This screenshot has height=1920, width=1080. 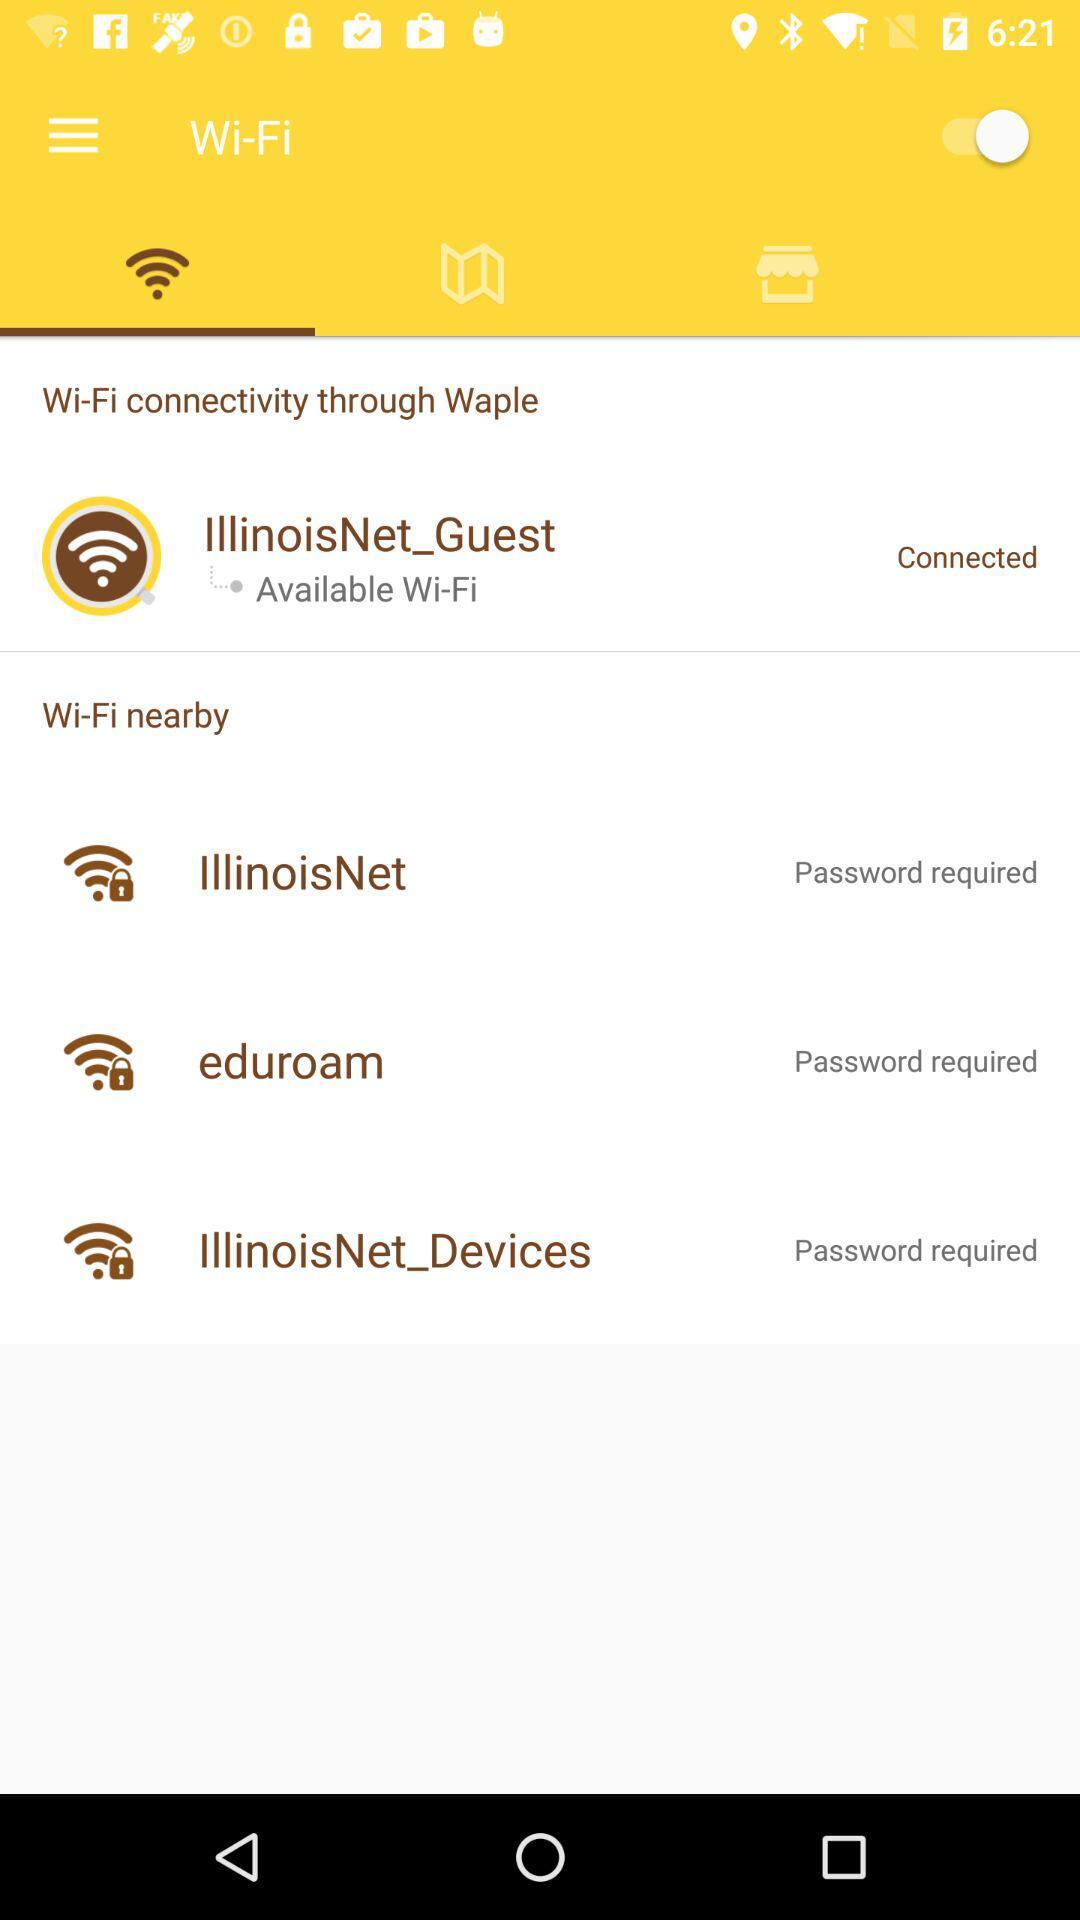 I want to click on store, so click(x=786, y=272).